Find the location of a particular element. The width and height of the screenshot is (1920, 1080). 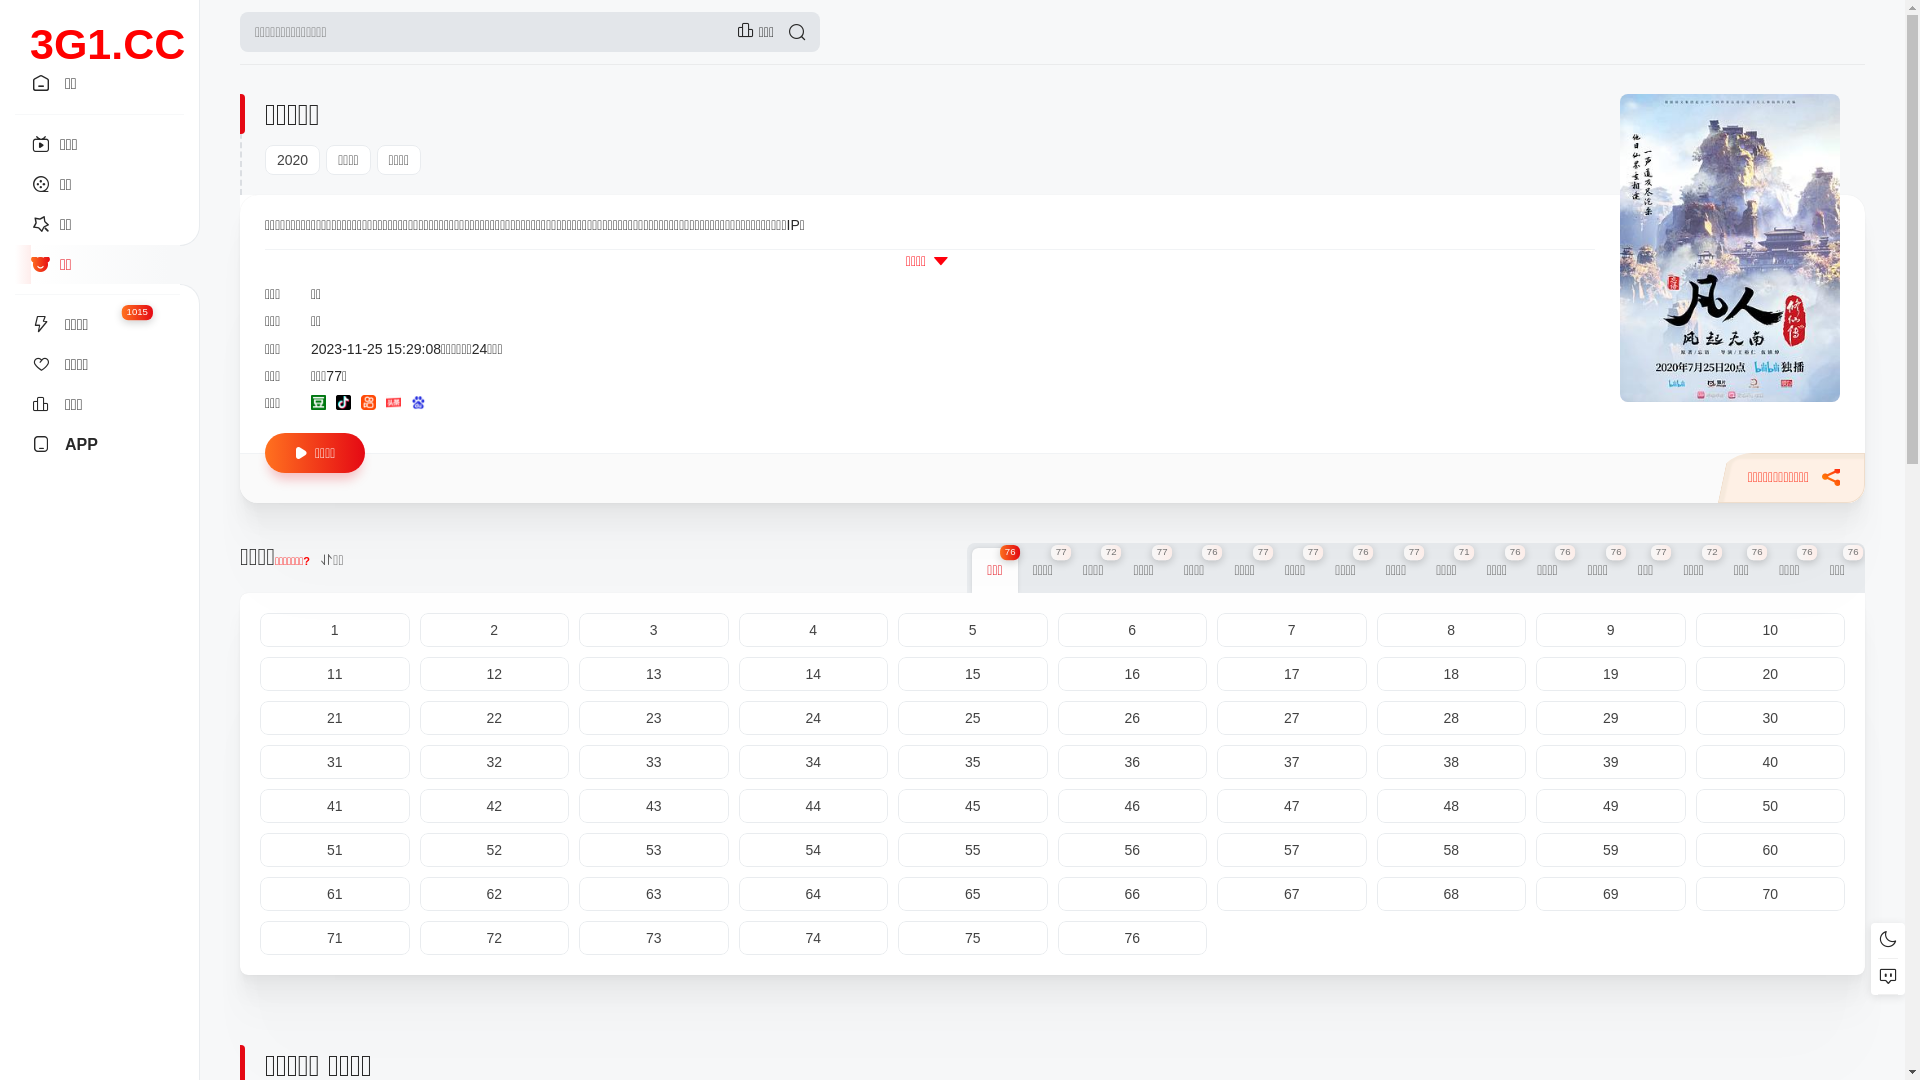

'6' is located at coordinates (1132, 628).